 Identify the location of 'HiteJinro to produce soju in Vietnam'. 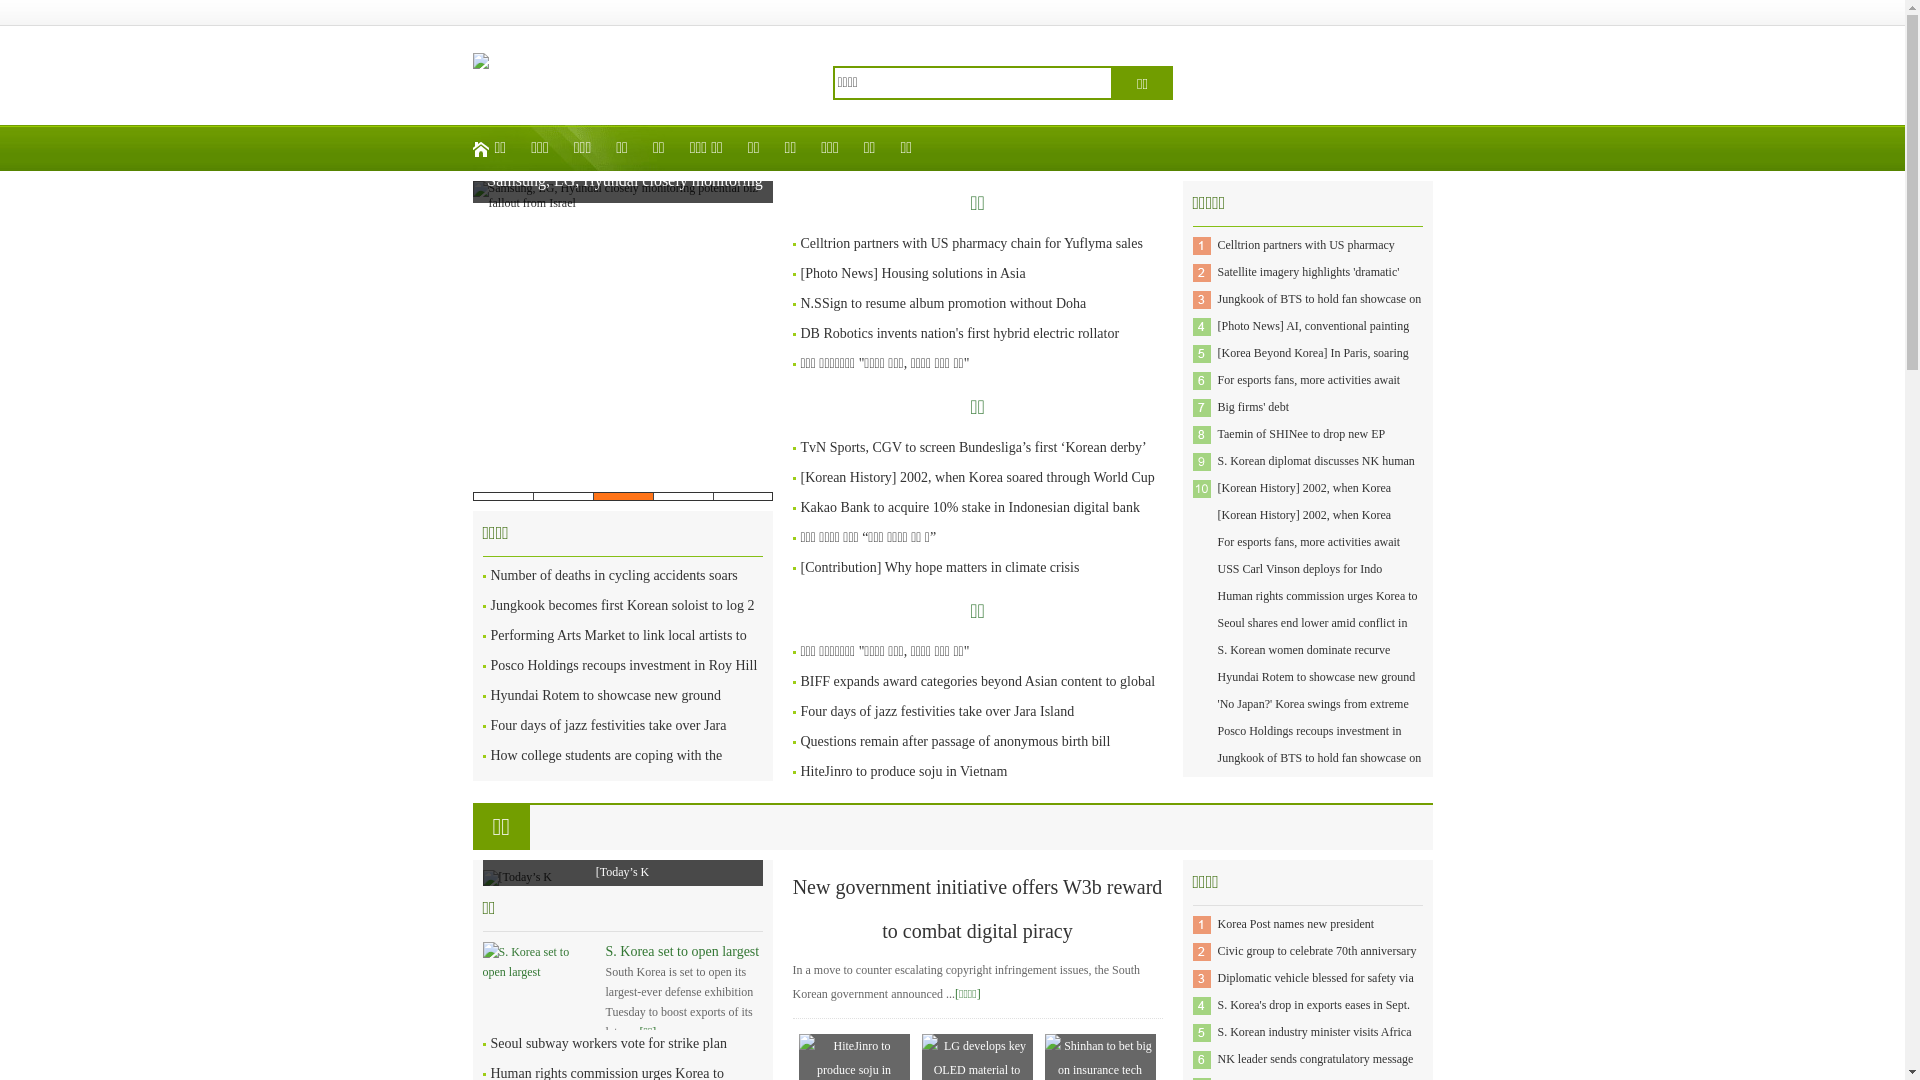
(902, 770).